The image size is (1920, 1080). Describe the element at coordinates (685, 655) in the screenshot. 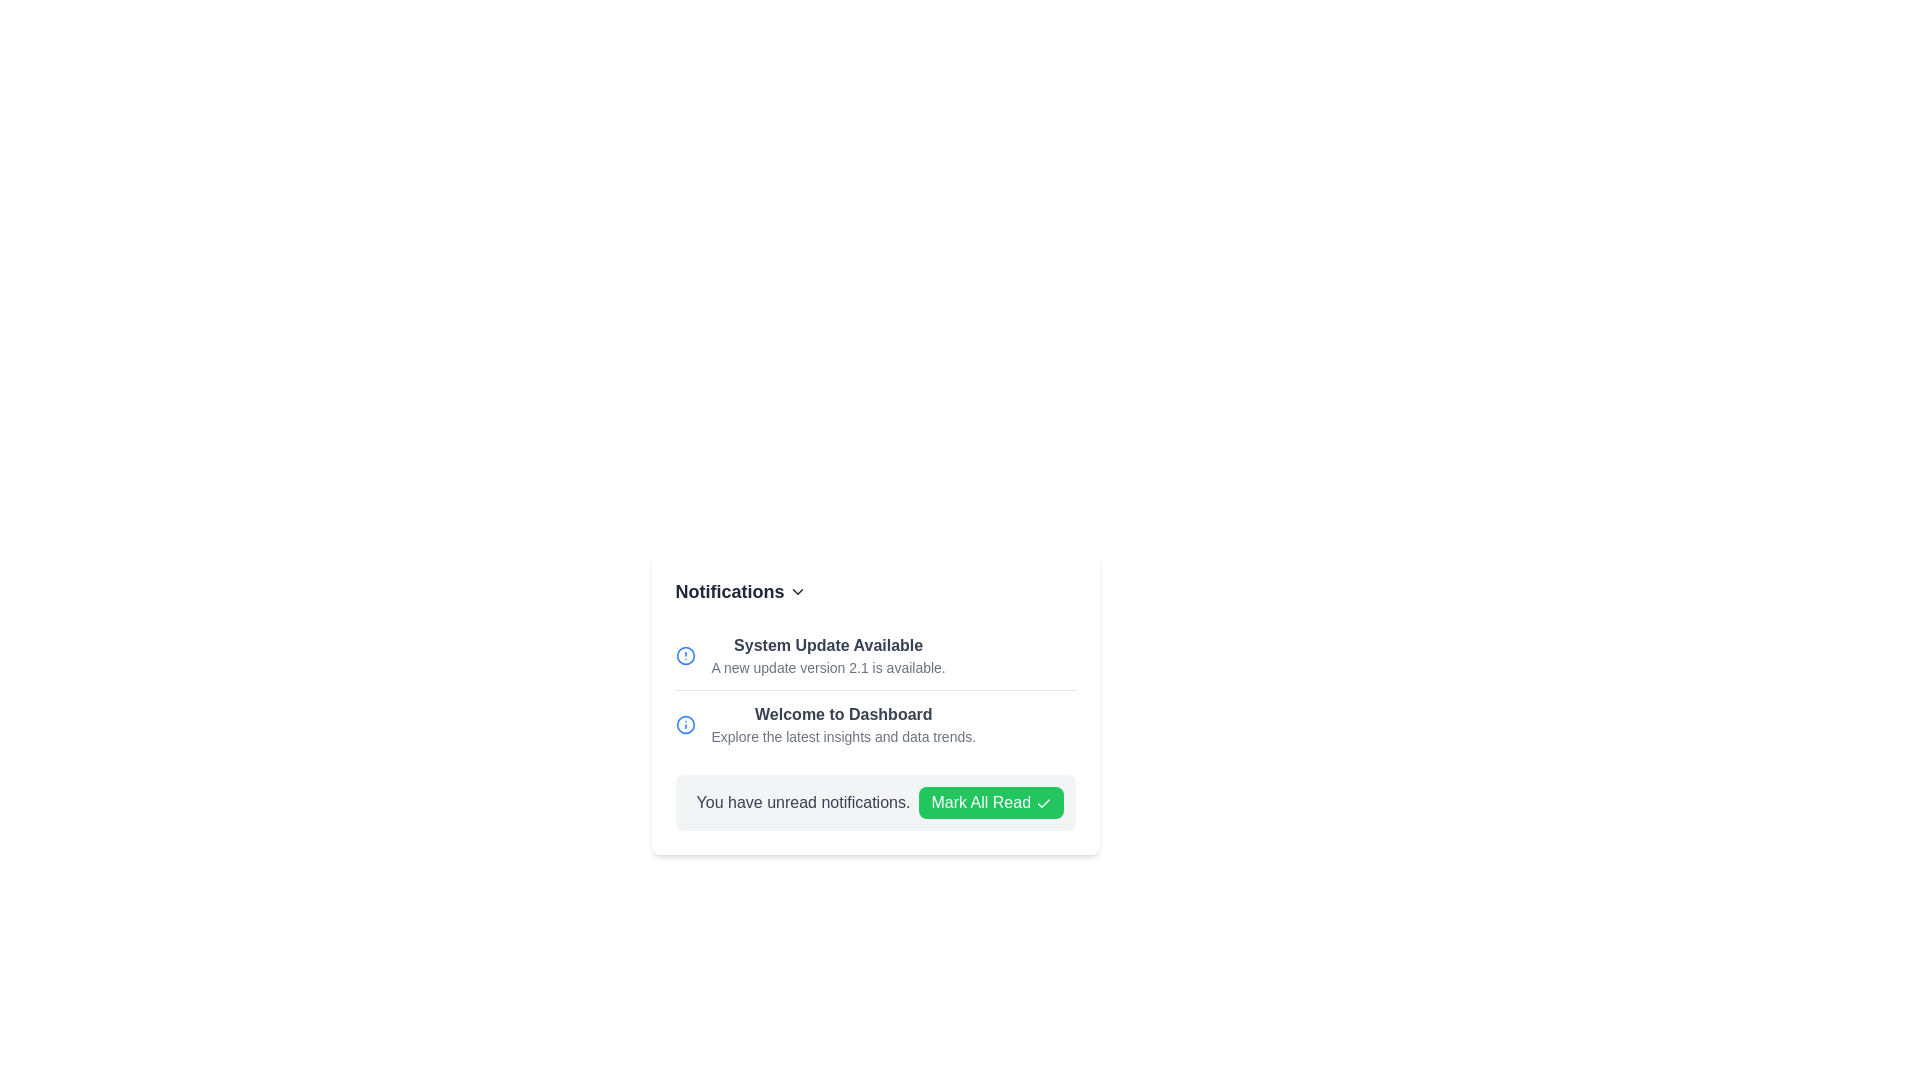

I see `the alert icon (circular shape) located to the left of the 'System Update Available' text in the notification section` at that location.